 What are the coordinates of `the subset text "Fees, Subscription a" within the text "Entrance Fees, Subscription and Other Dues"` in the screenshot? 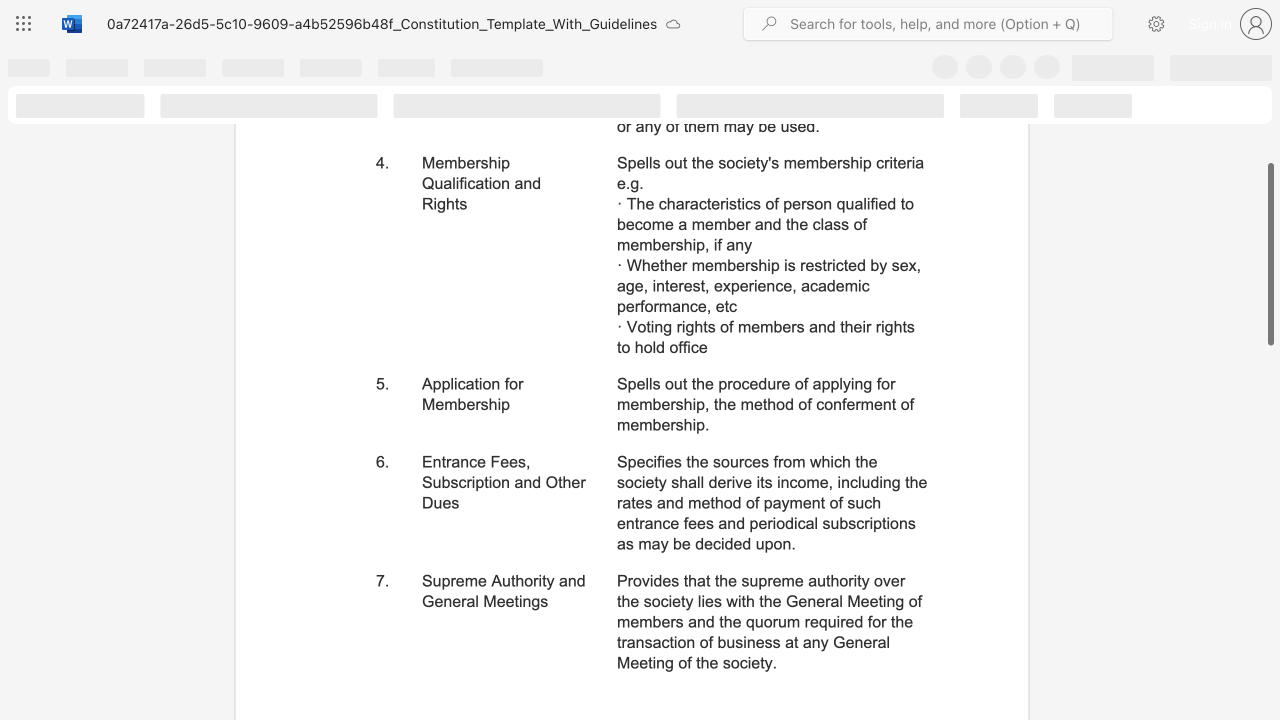 It's located at (490, 462).